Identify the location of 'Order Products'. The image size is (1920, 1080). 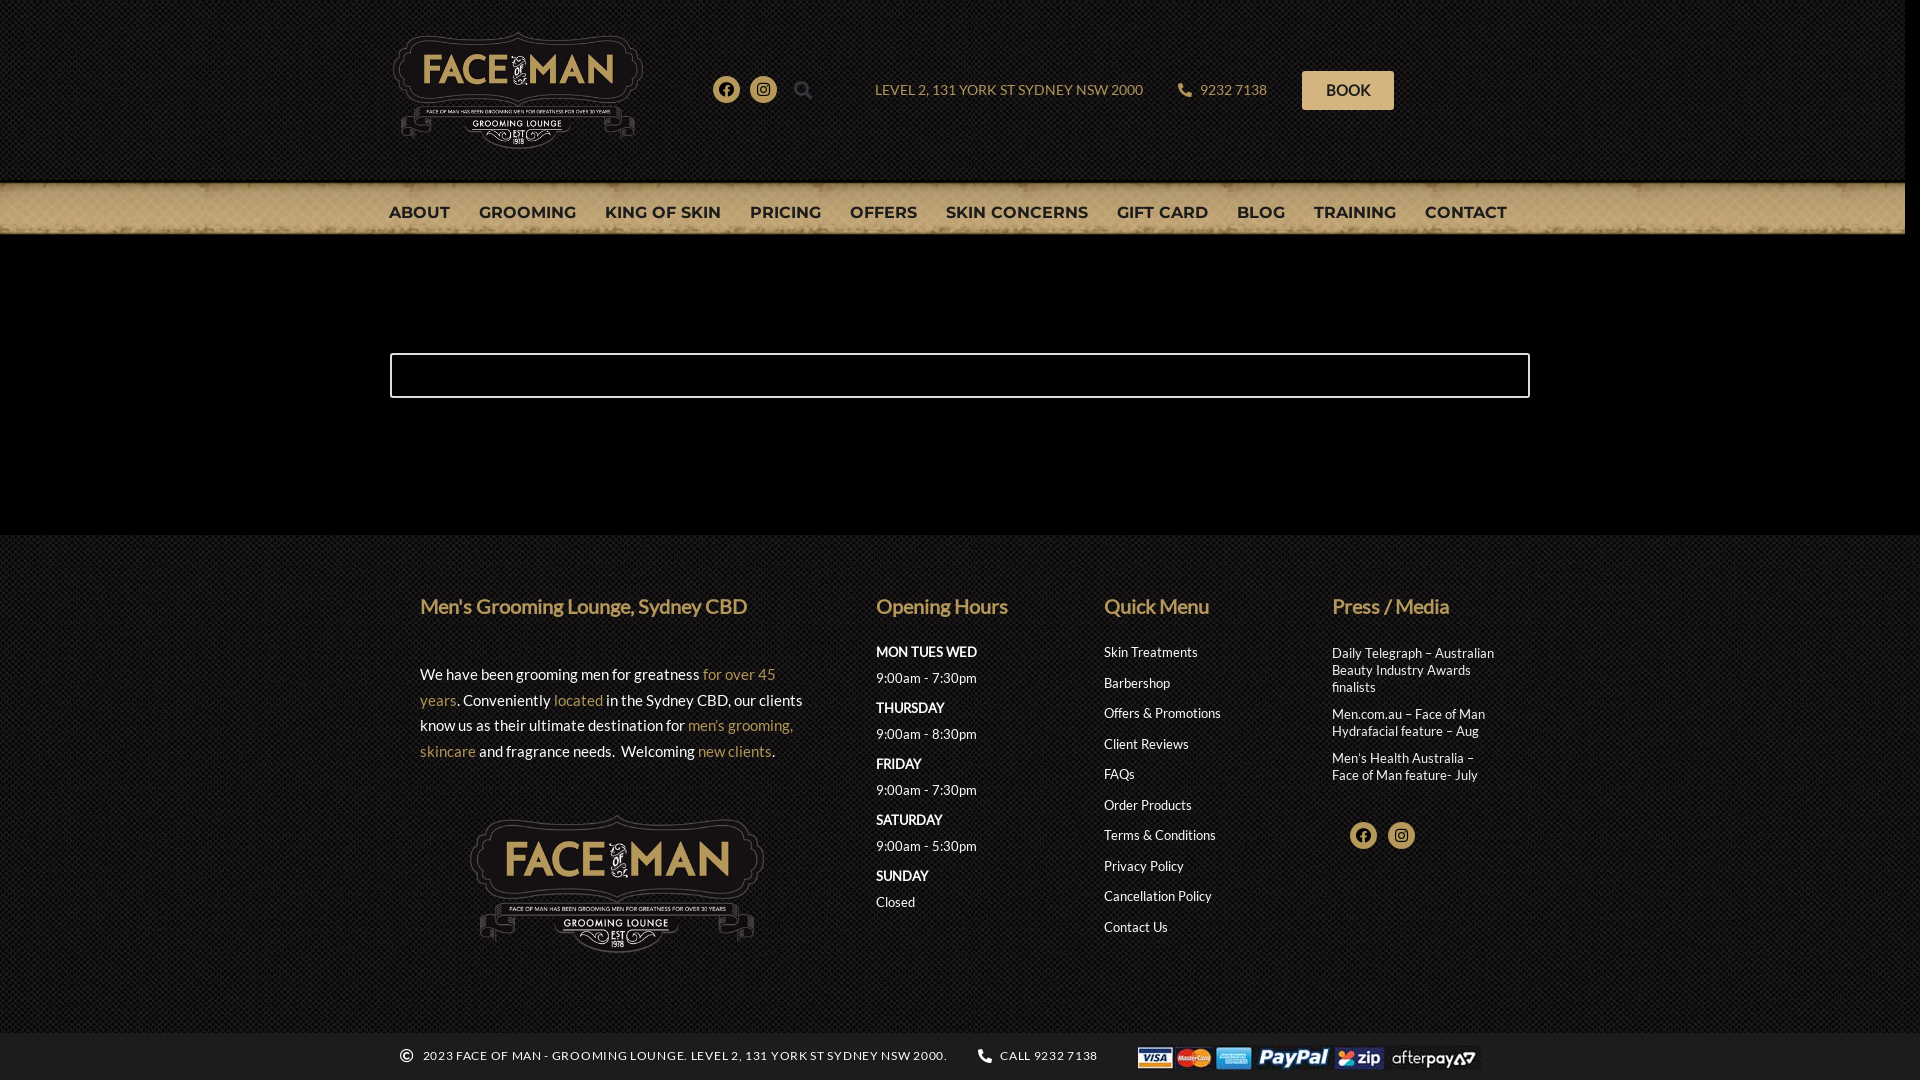
(1187, 805).